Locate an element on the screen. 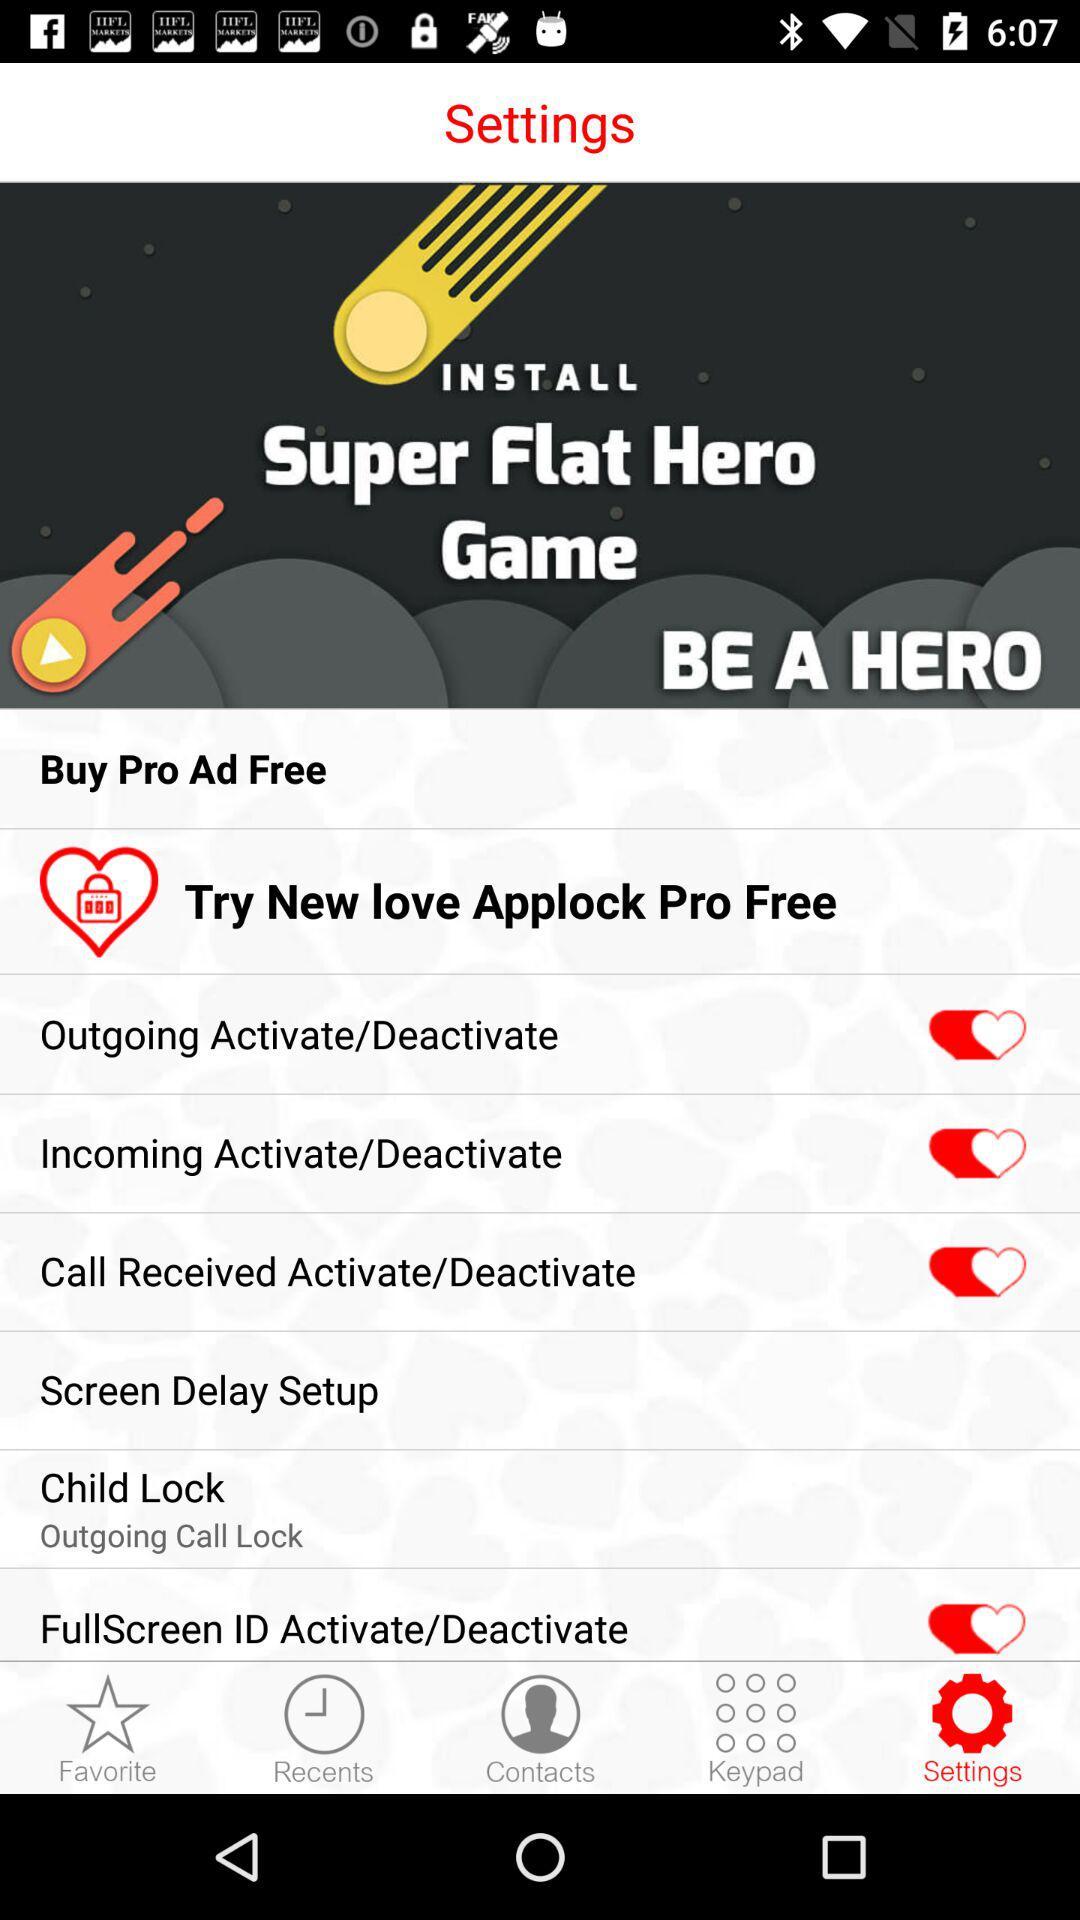 This screenshot has height=1920, width=1080. the  favorite icon is located at coordinates (108, 1728).